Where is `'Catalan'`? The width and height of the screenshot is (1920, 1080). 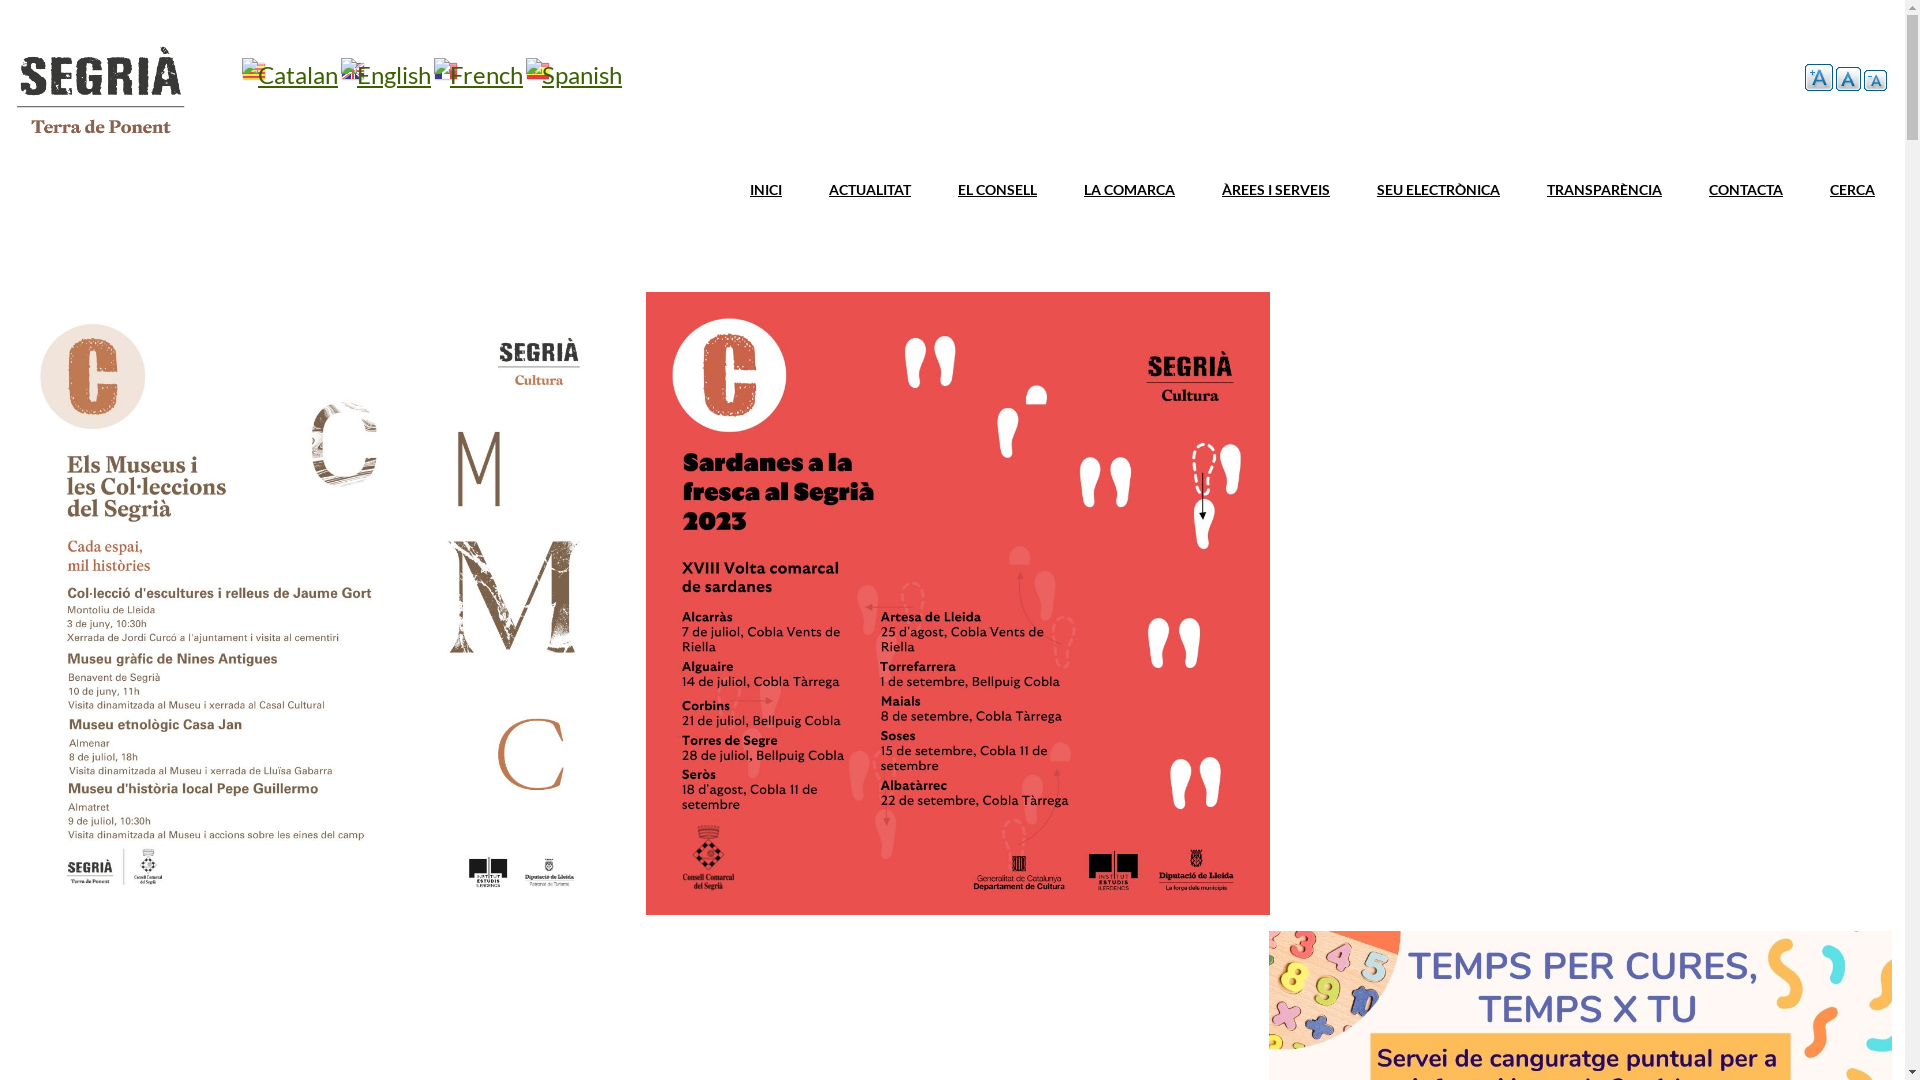
'Catalan' is located at coordinates (240, 73).